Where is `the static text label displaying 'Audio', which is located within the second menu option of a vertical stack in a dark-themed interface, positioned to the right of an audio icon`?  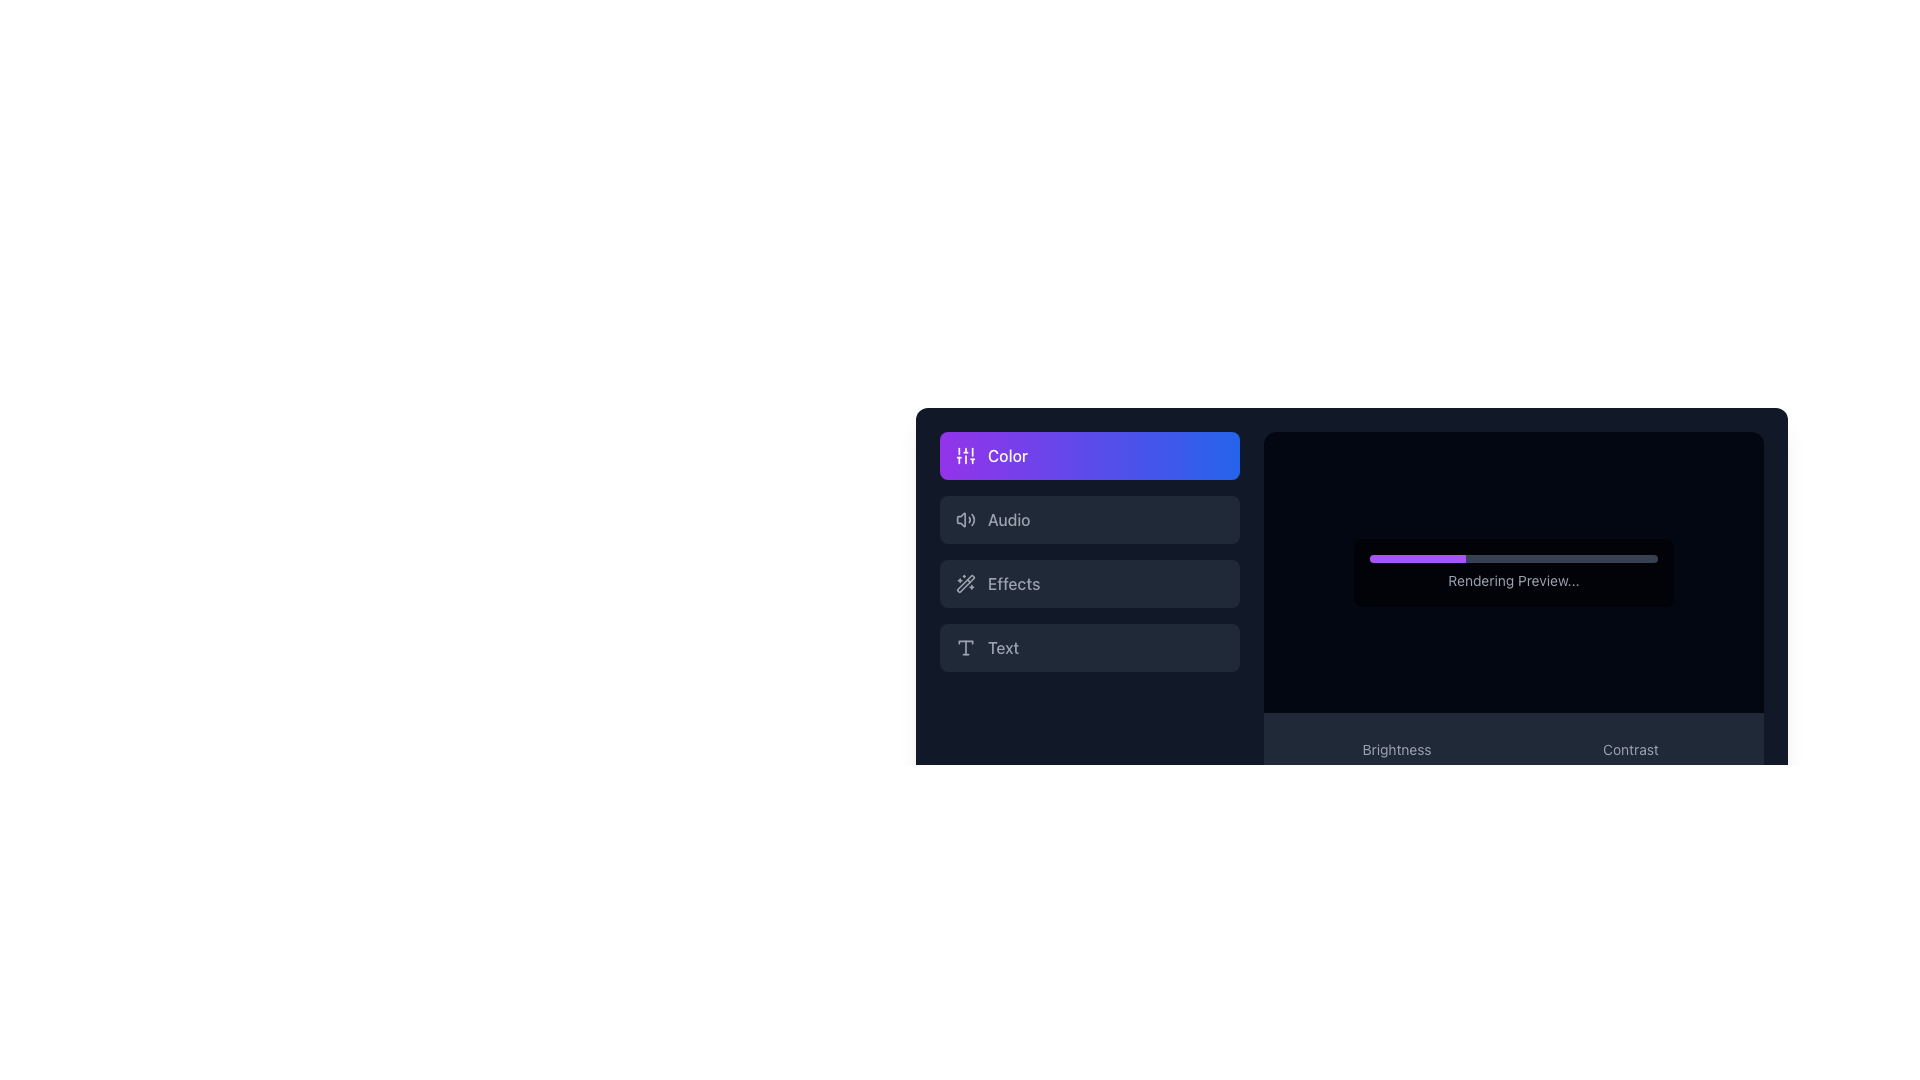
the static text label displaying 'Audio', which is located within the second menu option of a vertical stack in a dark-themed interface, positioned to the right of an audio icon is located at coordinates (1009, 519).